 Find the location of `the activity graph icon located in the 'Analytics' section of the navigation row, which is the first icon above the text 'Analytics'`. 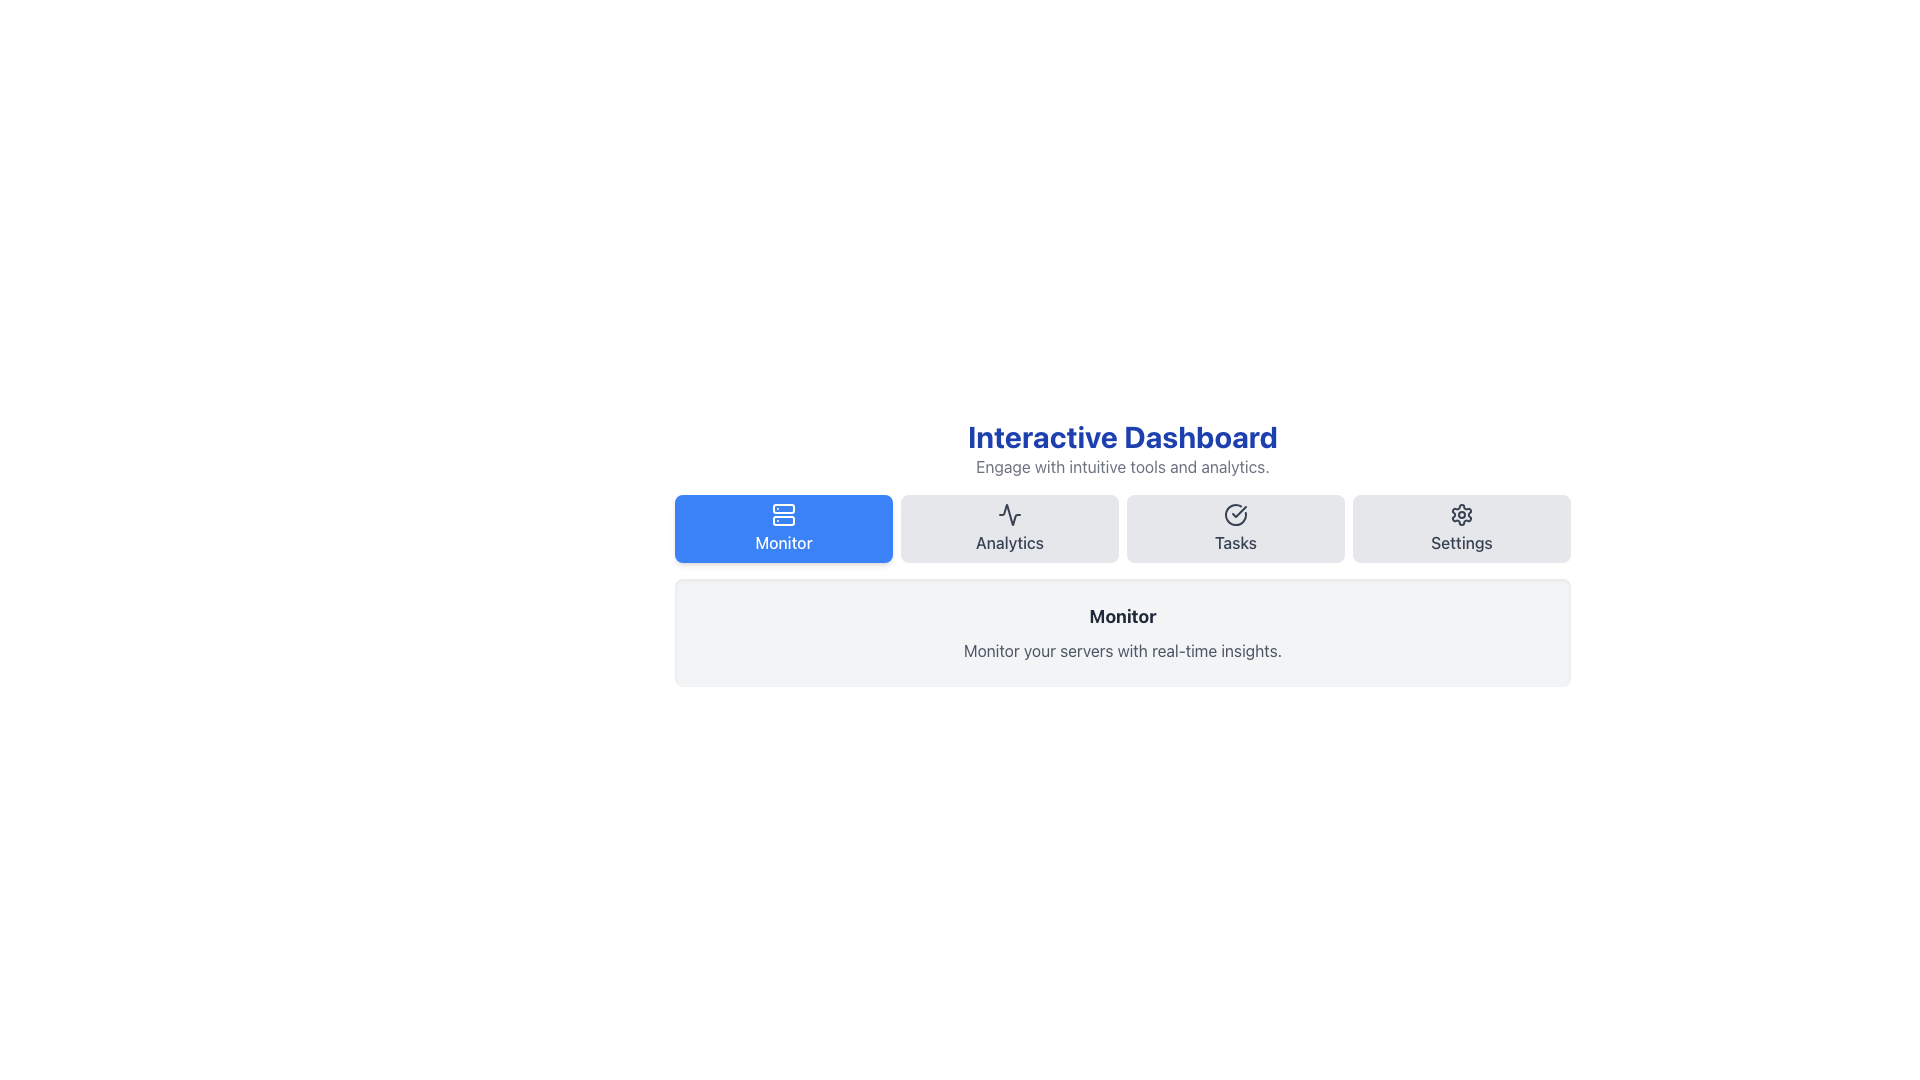

the activity graph icon located in the 'Analytics' section of the navigation row, which is the first icon above the text 'Analytics' is located at coordinates (1009, 514).